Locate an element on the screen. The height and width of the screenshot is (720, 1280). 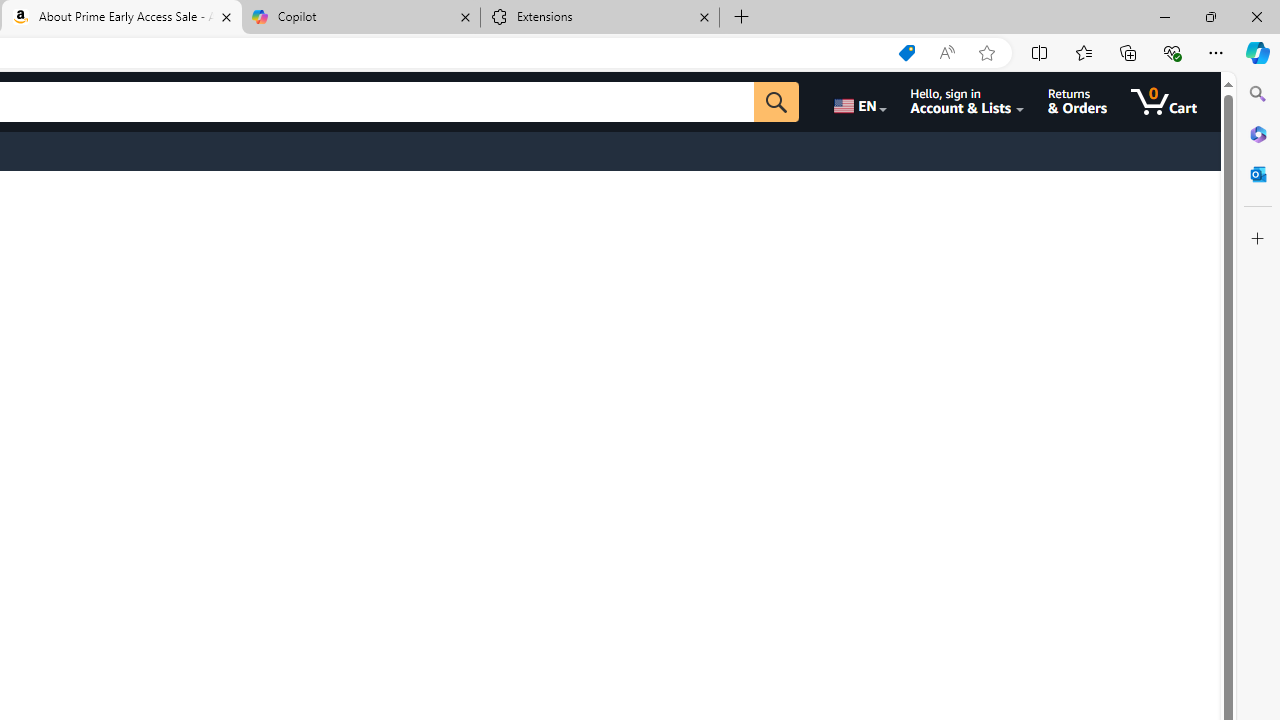
'Copilot' is located at coordinates (360, 17).